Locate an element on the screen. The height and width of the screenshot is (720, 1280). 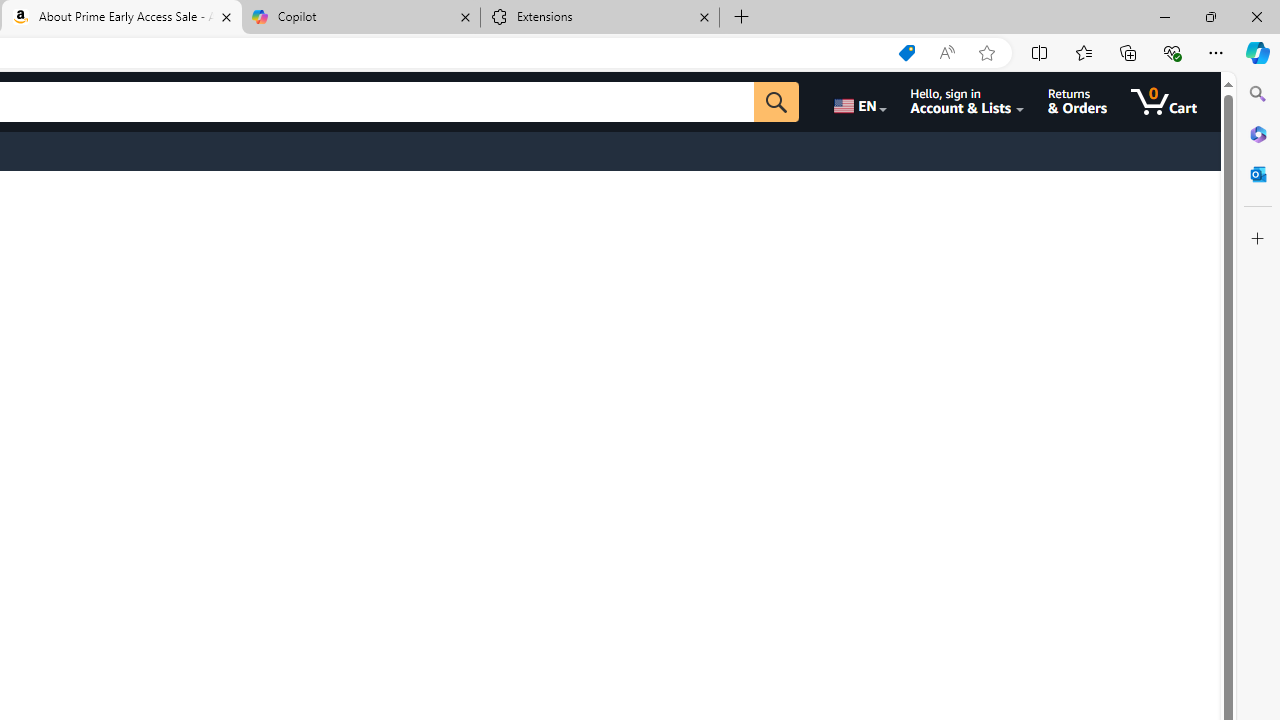
'Copilot' is located at coordinates (360, 17).